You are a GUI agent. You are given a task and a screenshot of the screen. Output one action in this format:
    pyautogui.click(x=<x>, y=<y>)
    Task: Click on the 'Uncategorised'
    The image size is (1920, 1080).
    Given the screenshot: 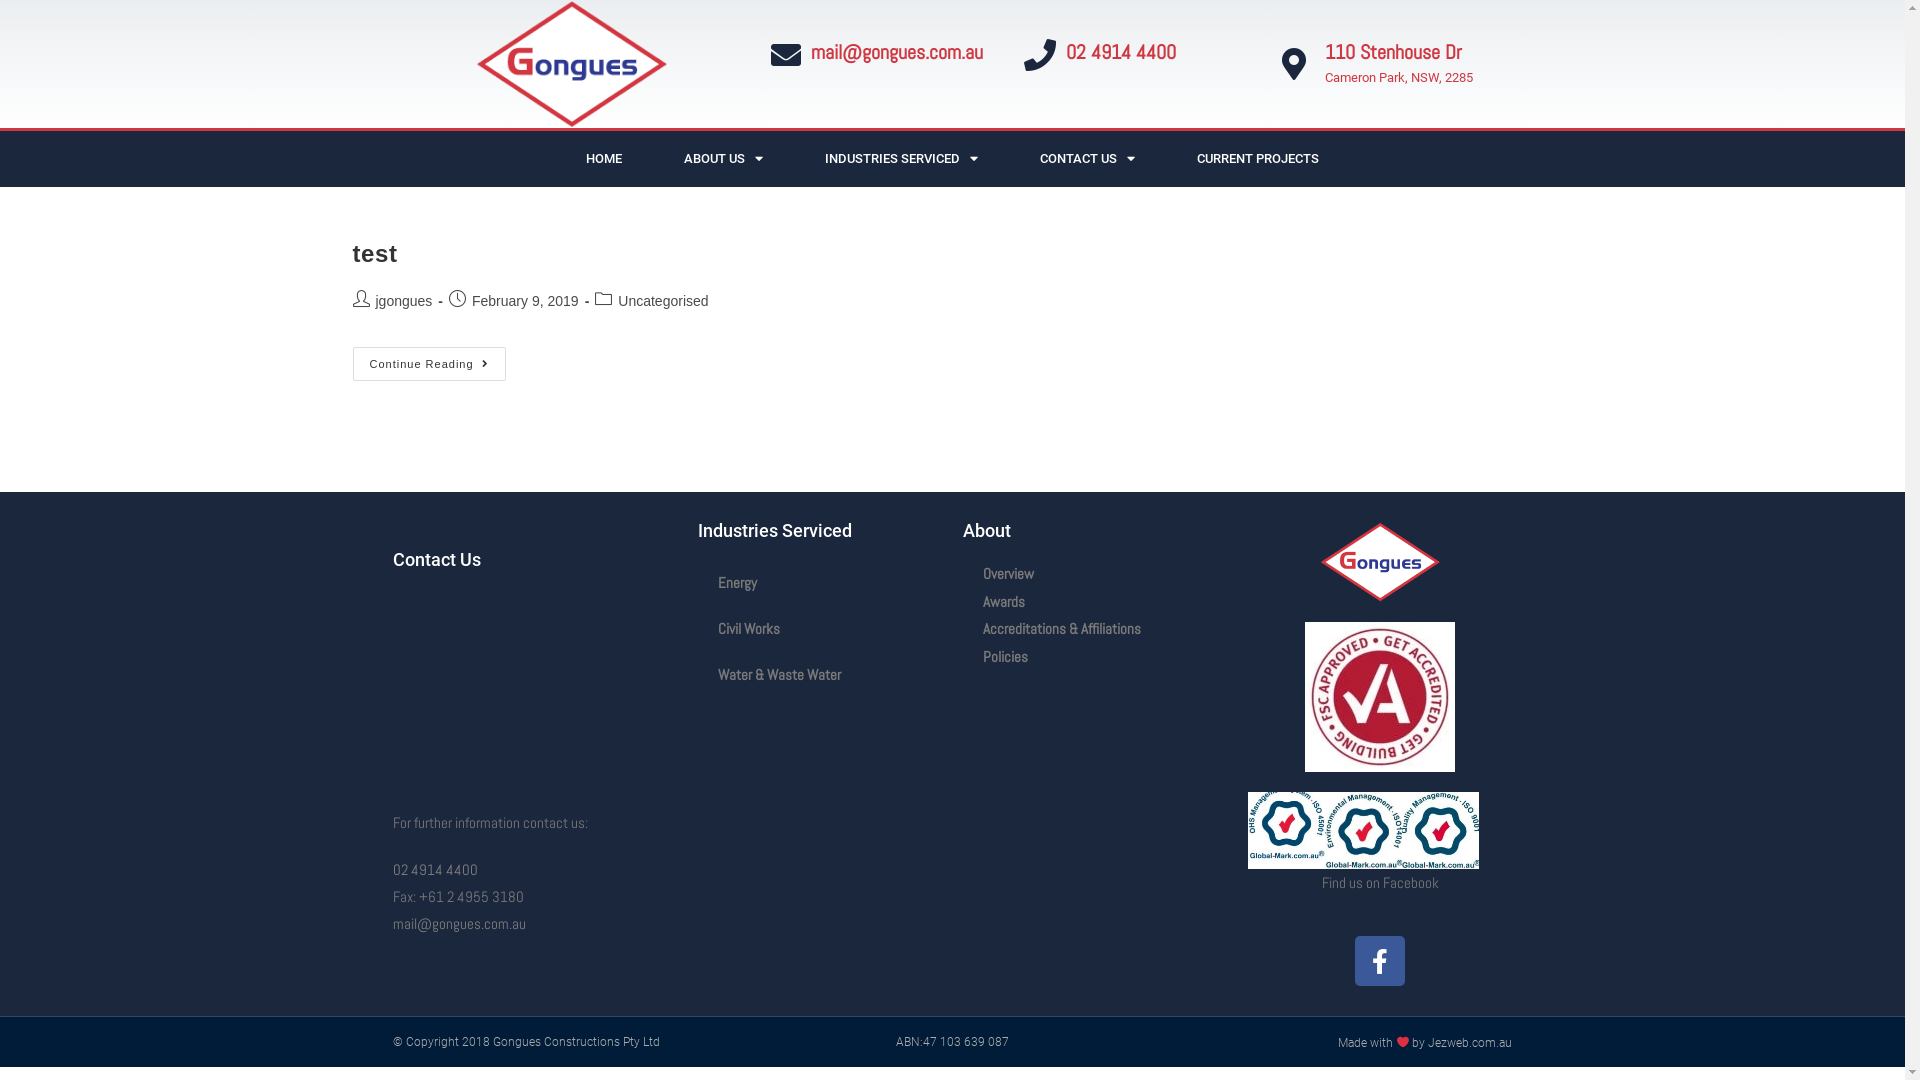 What is the action you would take?
    pyautogui.click(x=662, y=300)
    